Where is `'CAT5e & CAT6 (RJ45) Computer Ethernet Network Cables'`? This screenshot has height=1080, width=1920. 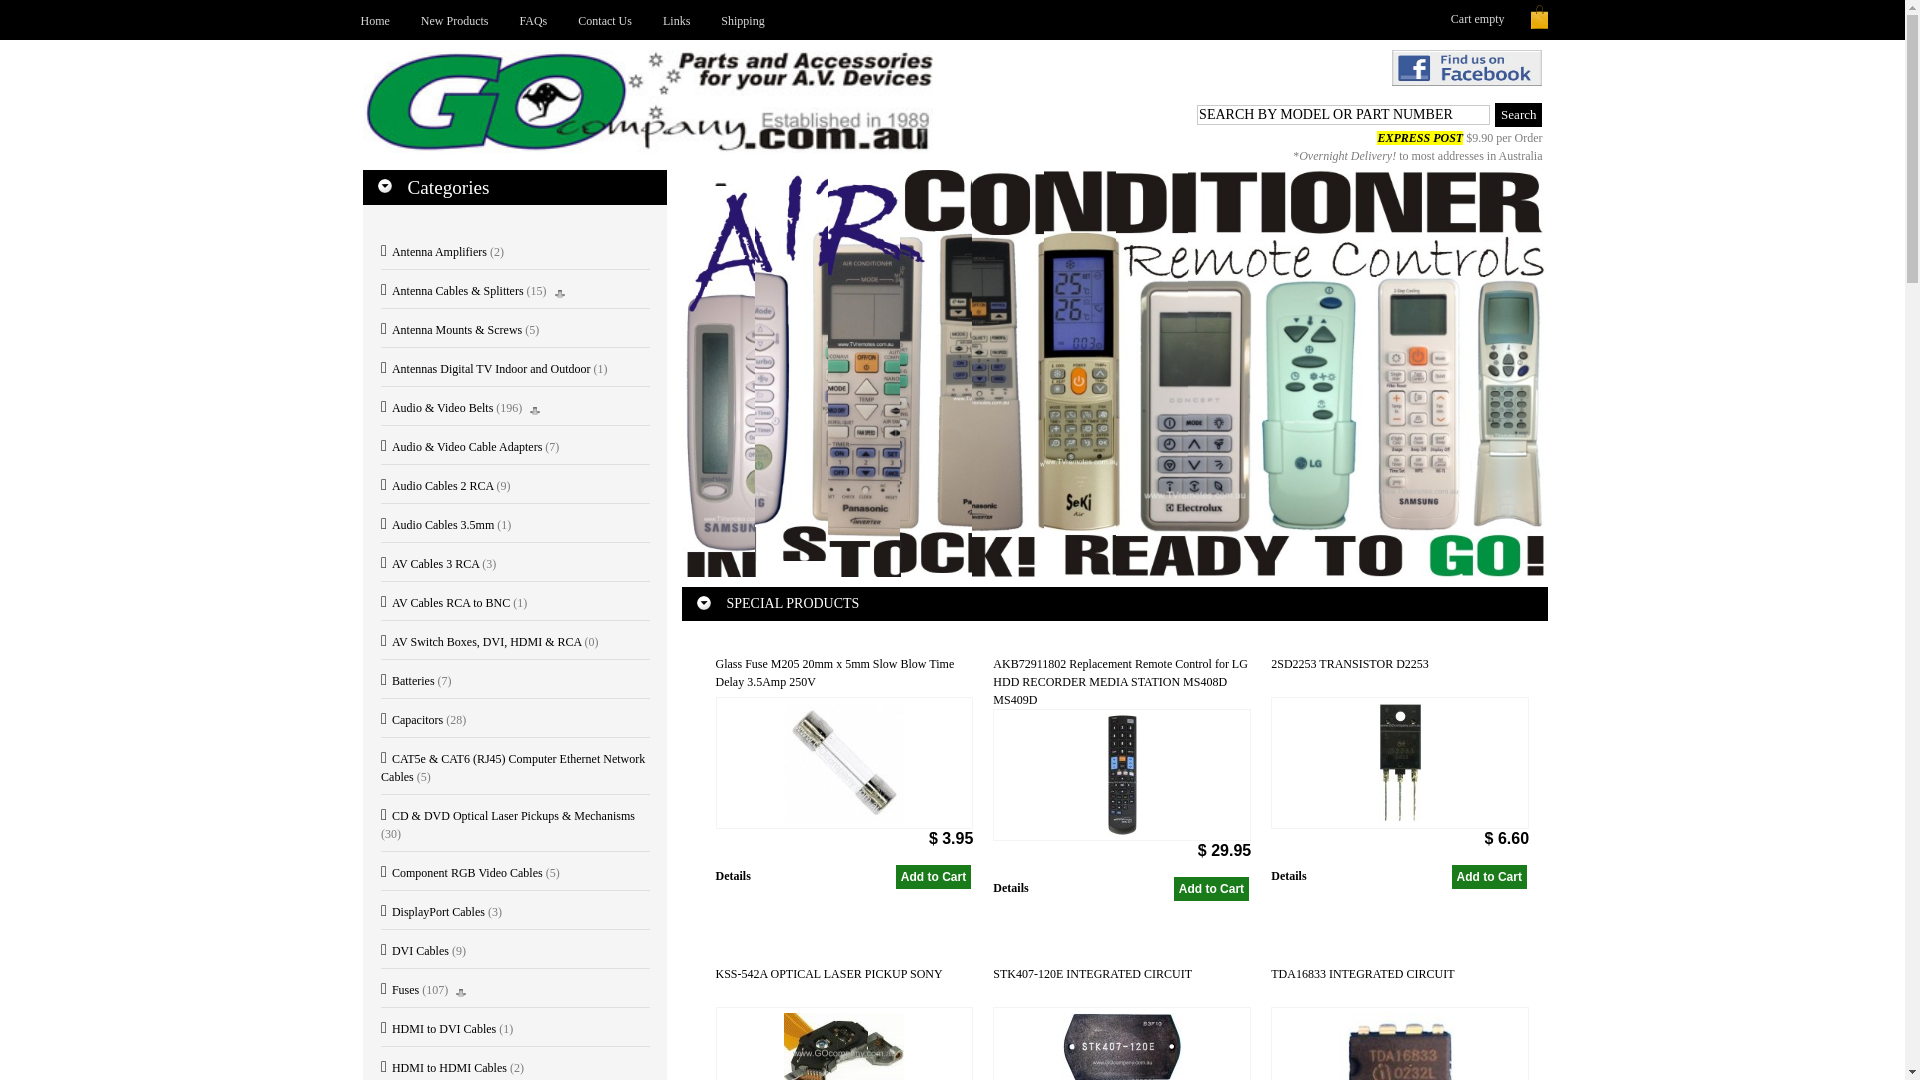
'CAT5e & CAT6 (RJ45) Computer Ethernet Network Cables' is located at coordinates (513, 766).